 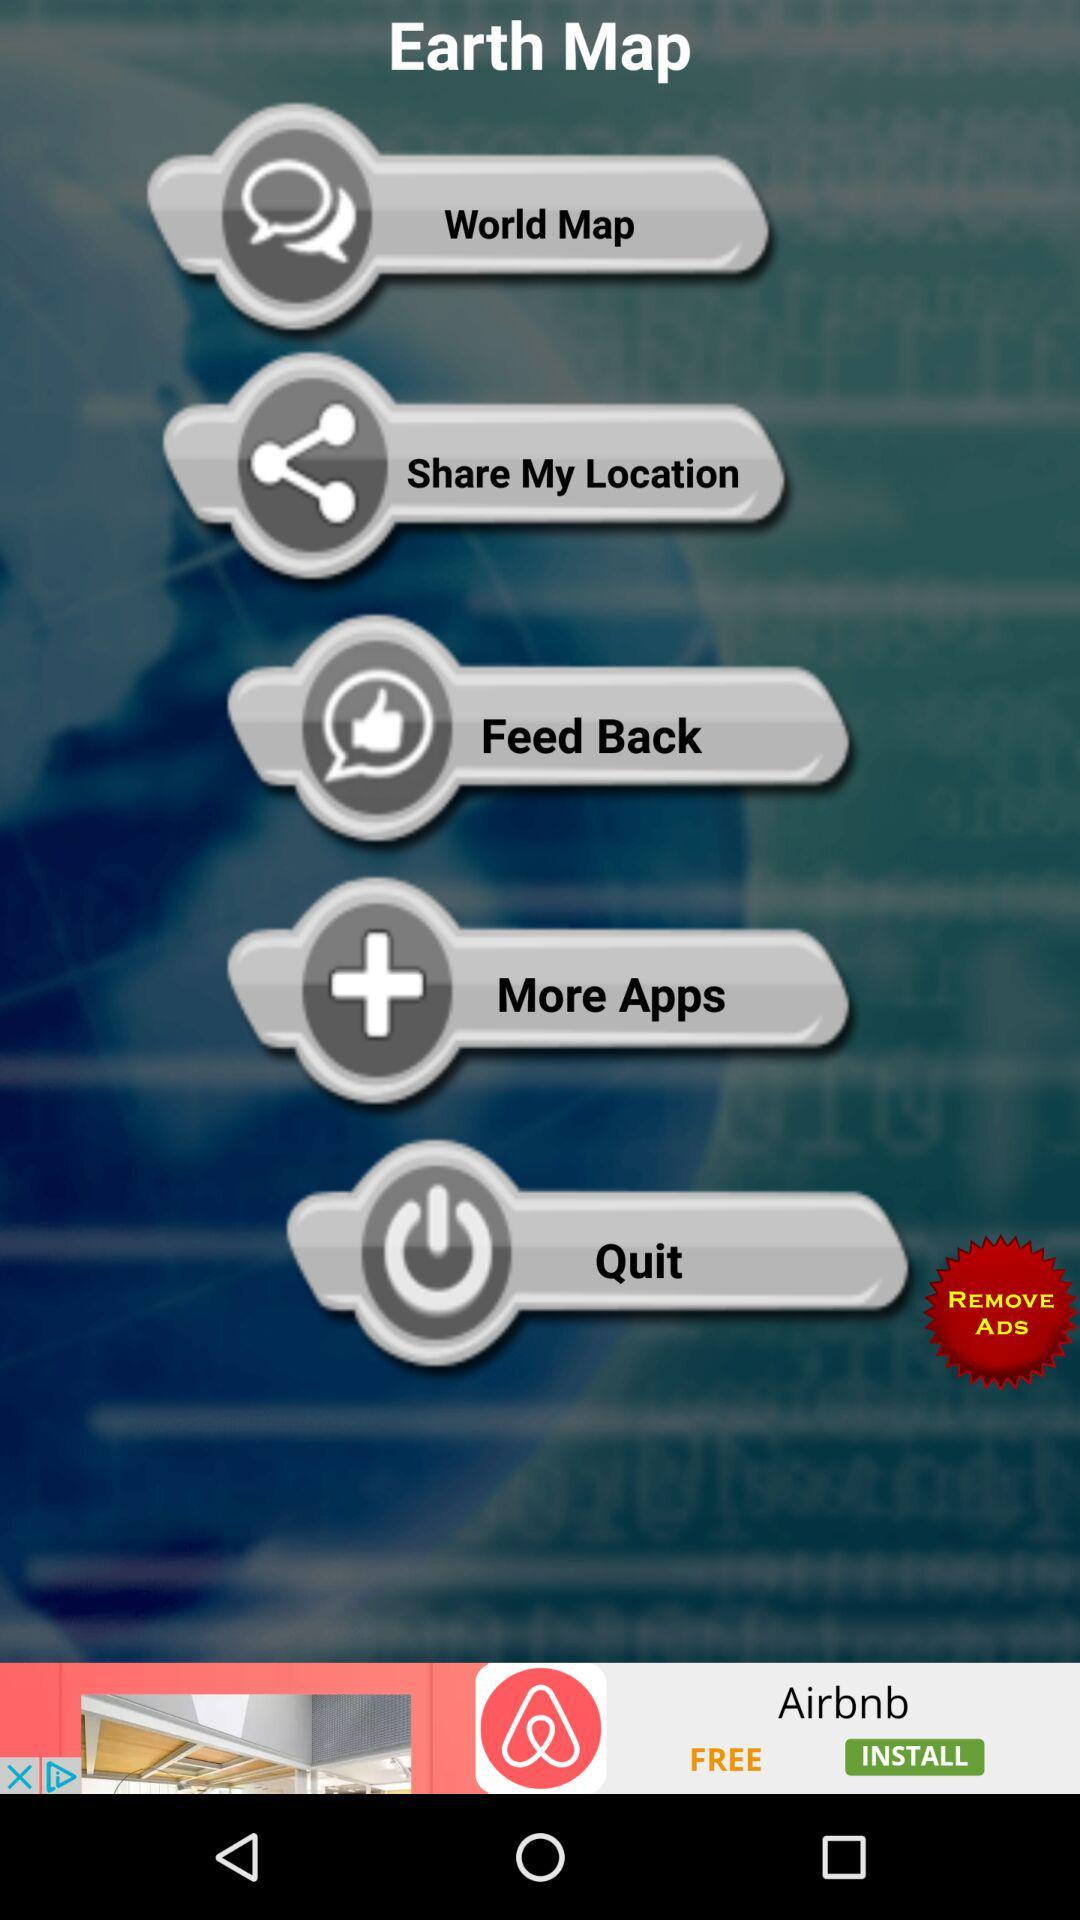 What do you see at coordinates (540, 1727) in the screenshot?
I see `advertisement page` at bounding box center [540, 1727].